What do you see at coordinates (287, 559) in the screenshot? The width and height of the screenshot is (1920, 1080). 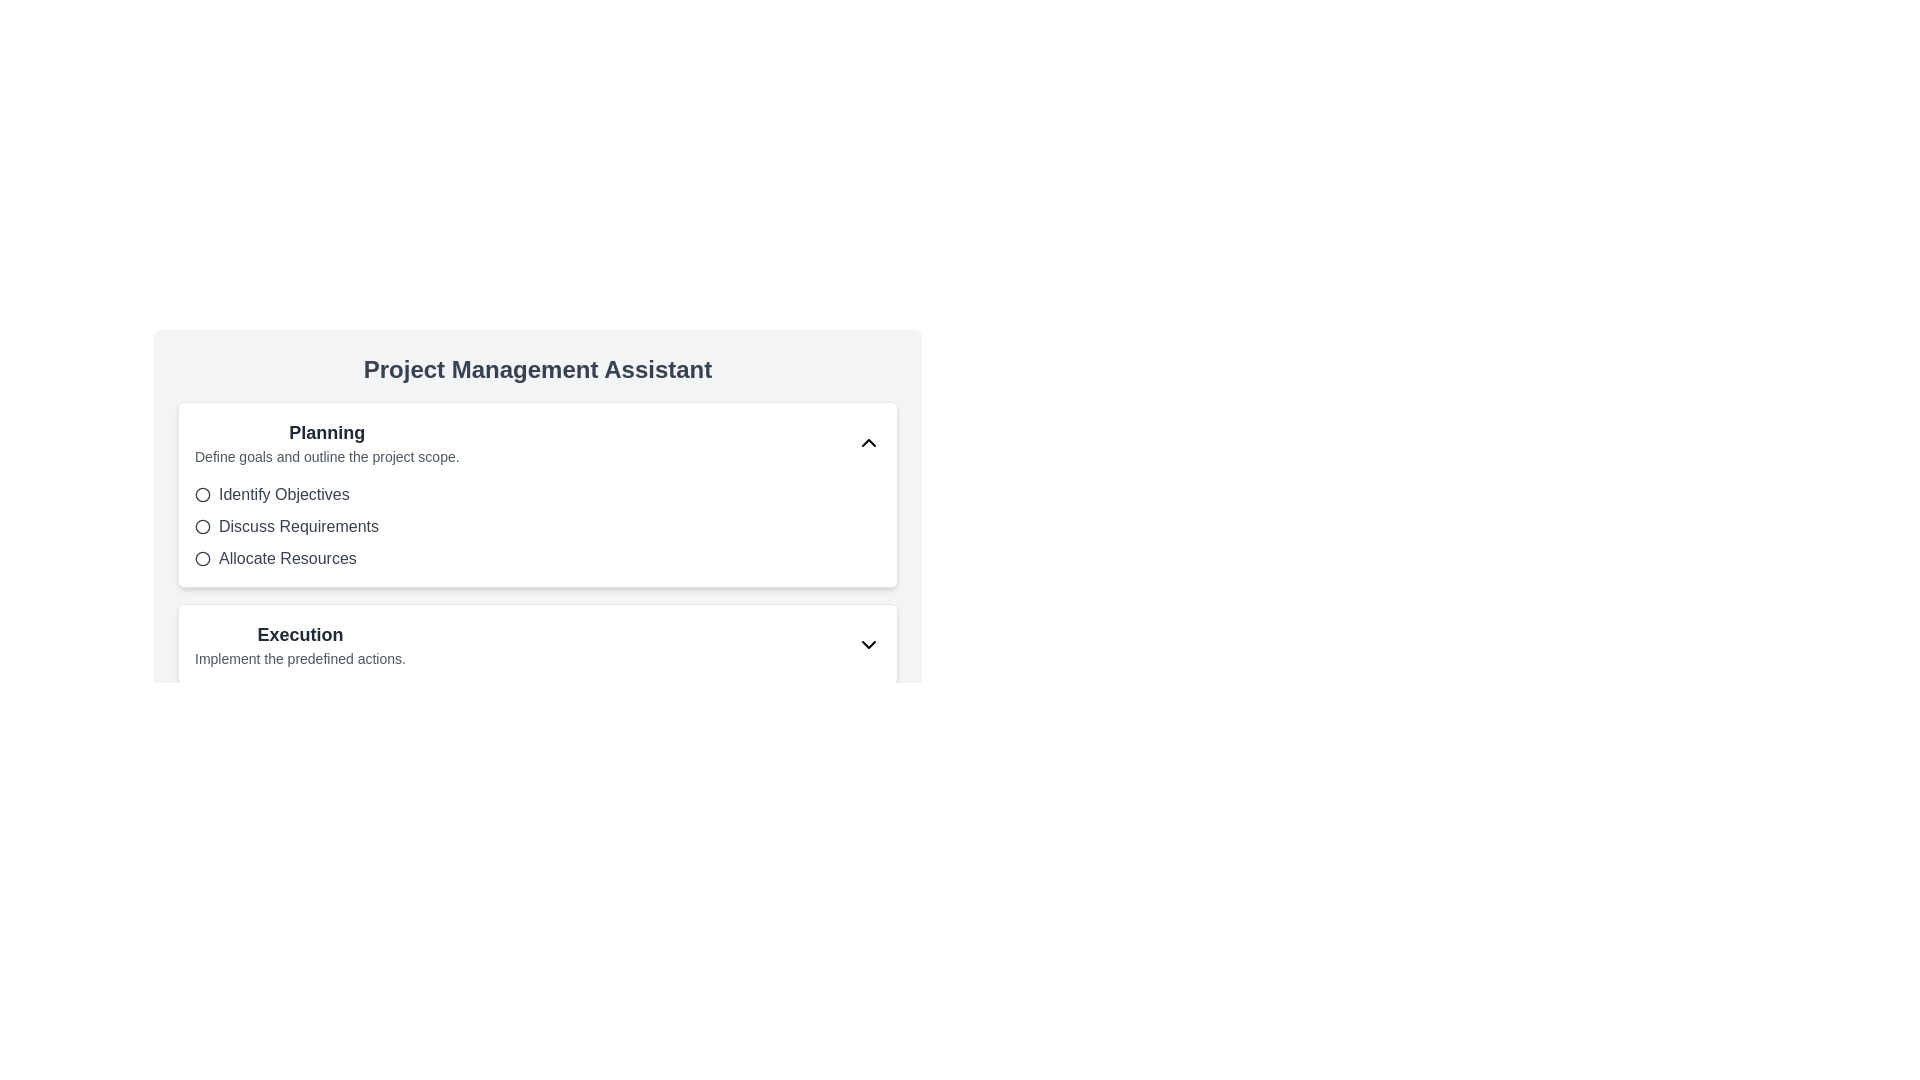 I see `the text label for 'Allocate Resources', the third option in the 'Planning' section` at bounding box center [287, 559].